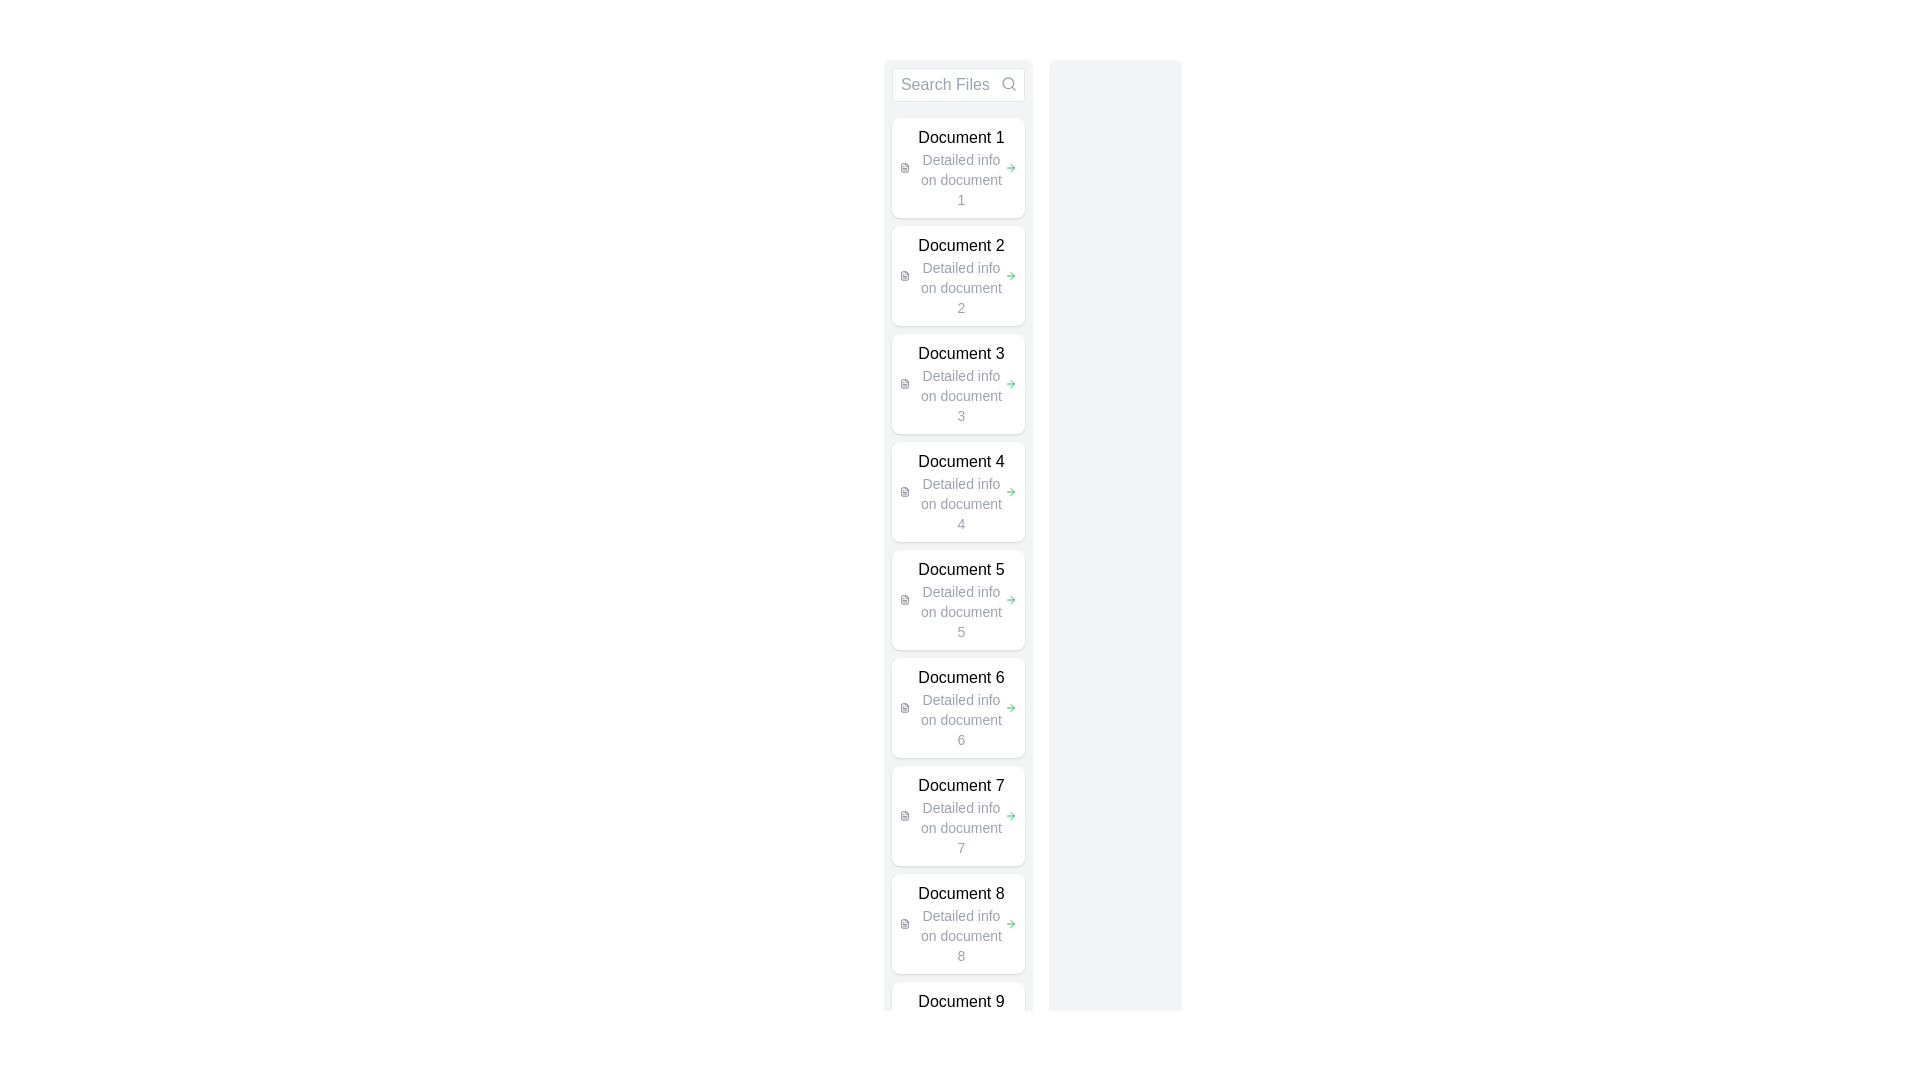 The width and height of the screenshot is (1920, 1080). What do you see at coordinates (903, 276) in the screenshot?
I see `the file icon represented by an outline of a document, located to the left of the 'Document 2' label in the list` at bounding box center [903, 276].